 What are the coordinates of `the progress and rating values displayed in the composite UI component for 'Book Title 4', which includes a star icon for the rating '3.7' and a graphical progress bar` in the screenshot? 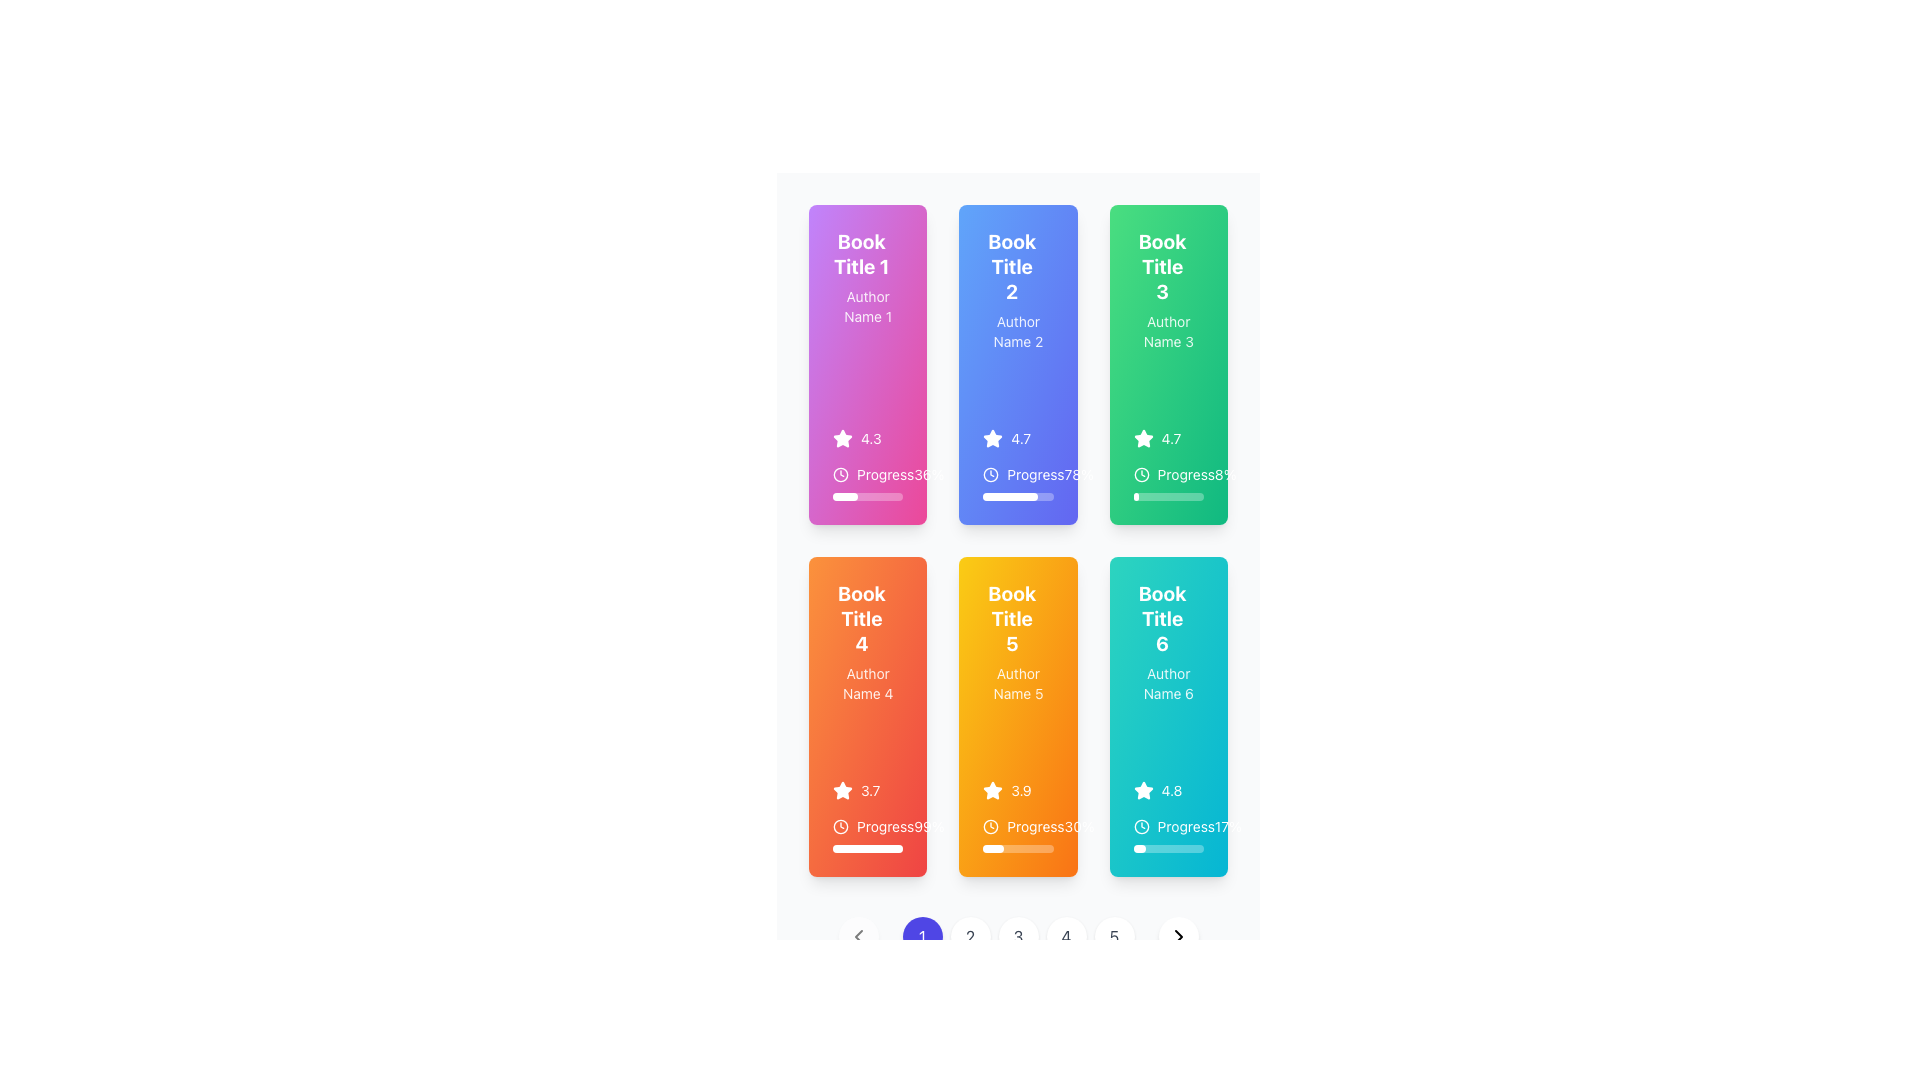 It's located at (868, 817).